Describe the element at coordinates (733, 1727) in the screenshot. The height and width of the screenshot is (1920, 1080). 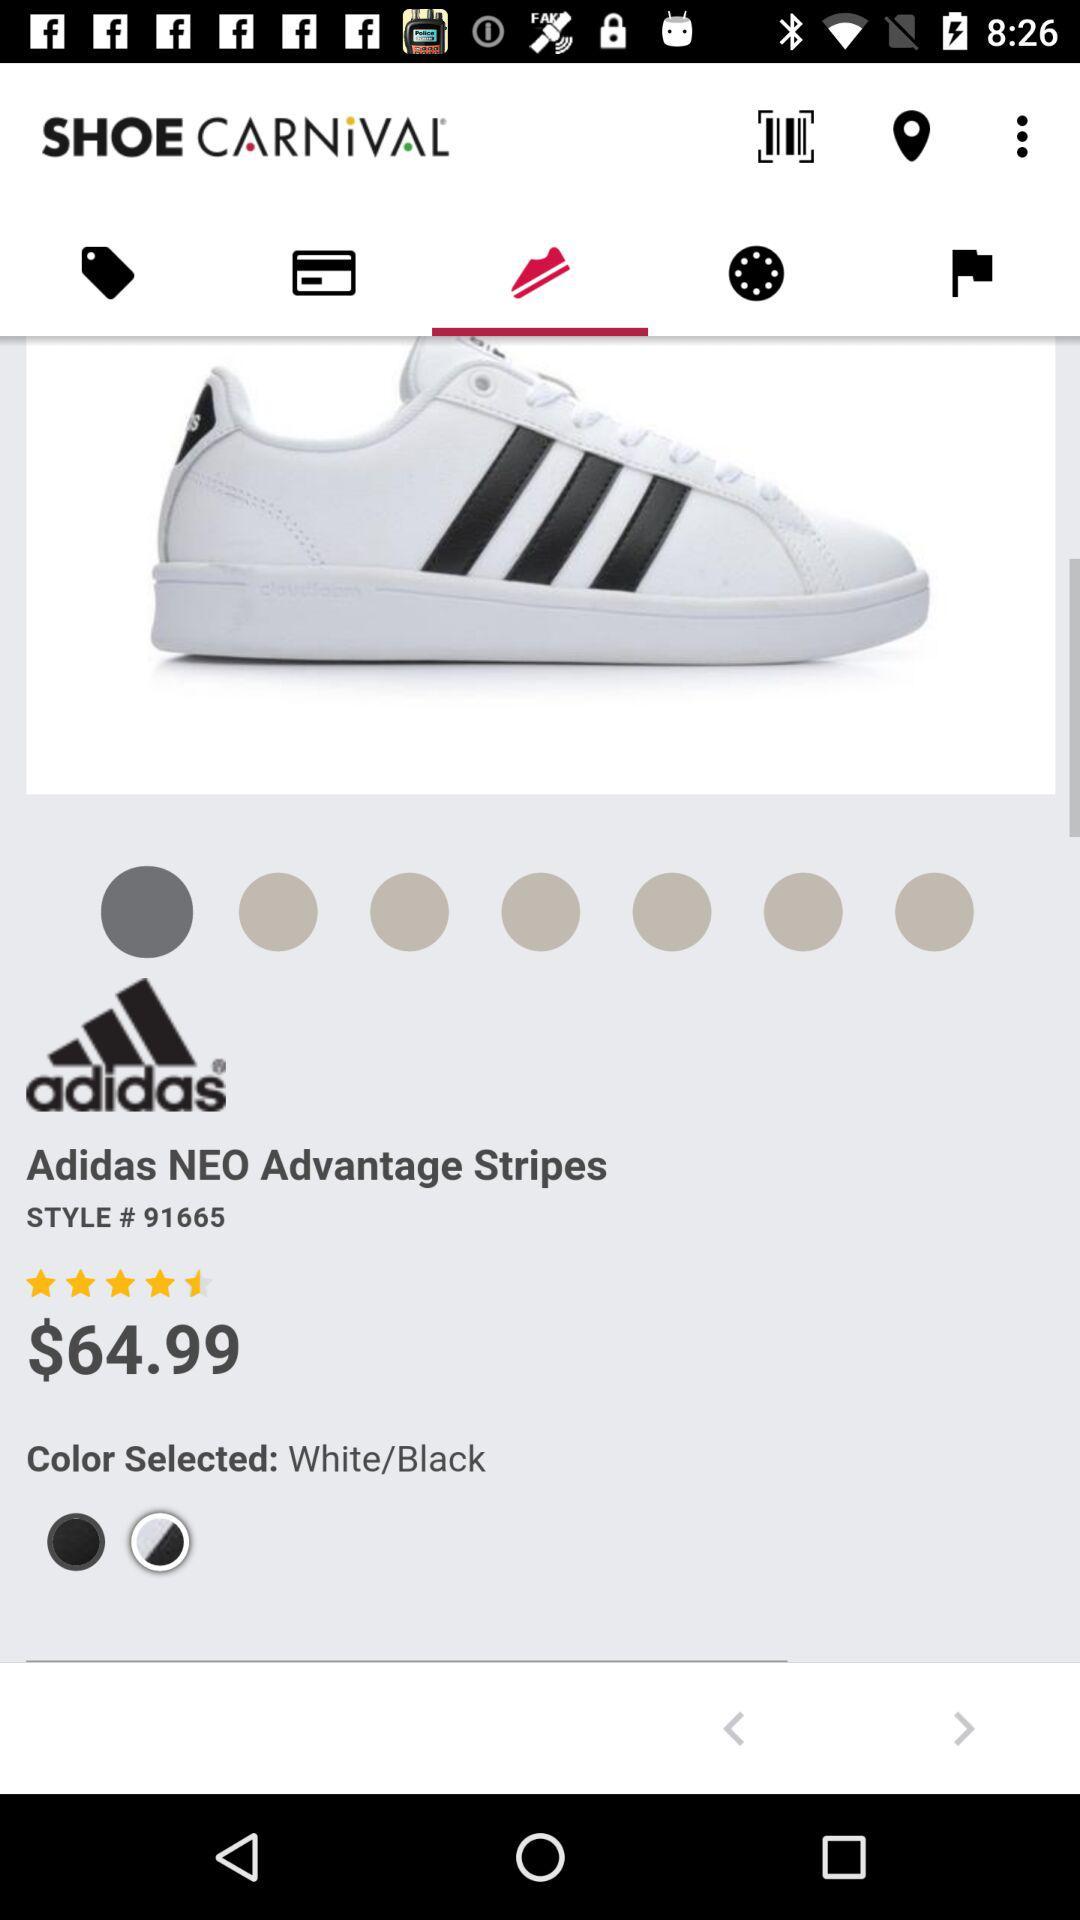
I see `slide the image` at that location.